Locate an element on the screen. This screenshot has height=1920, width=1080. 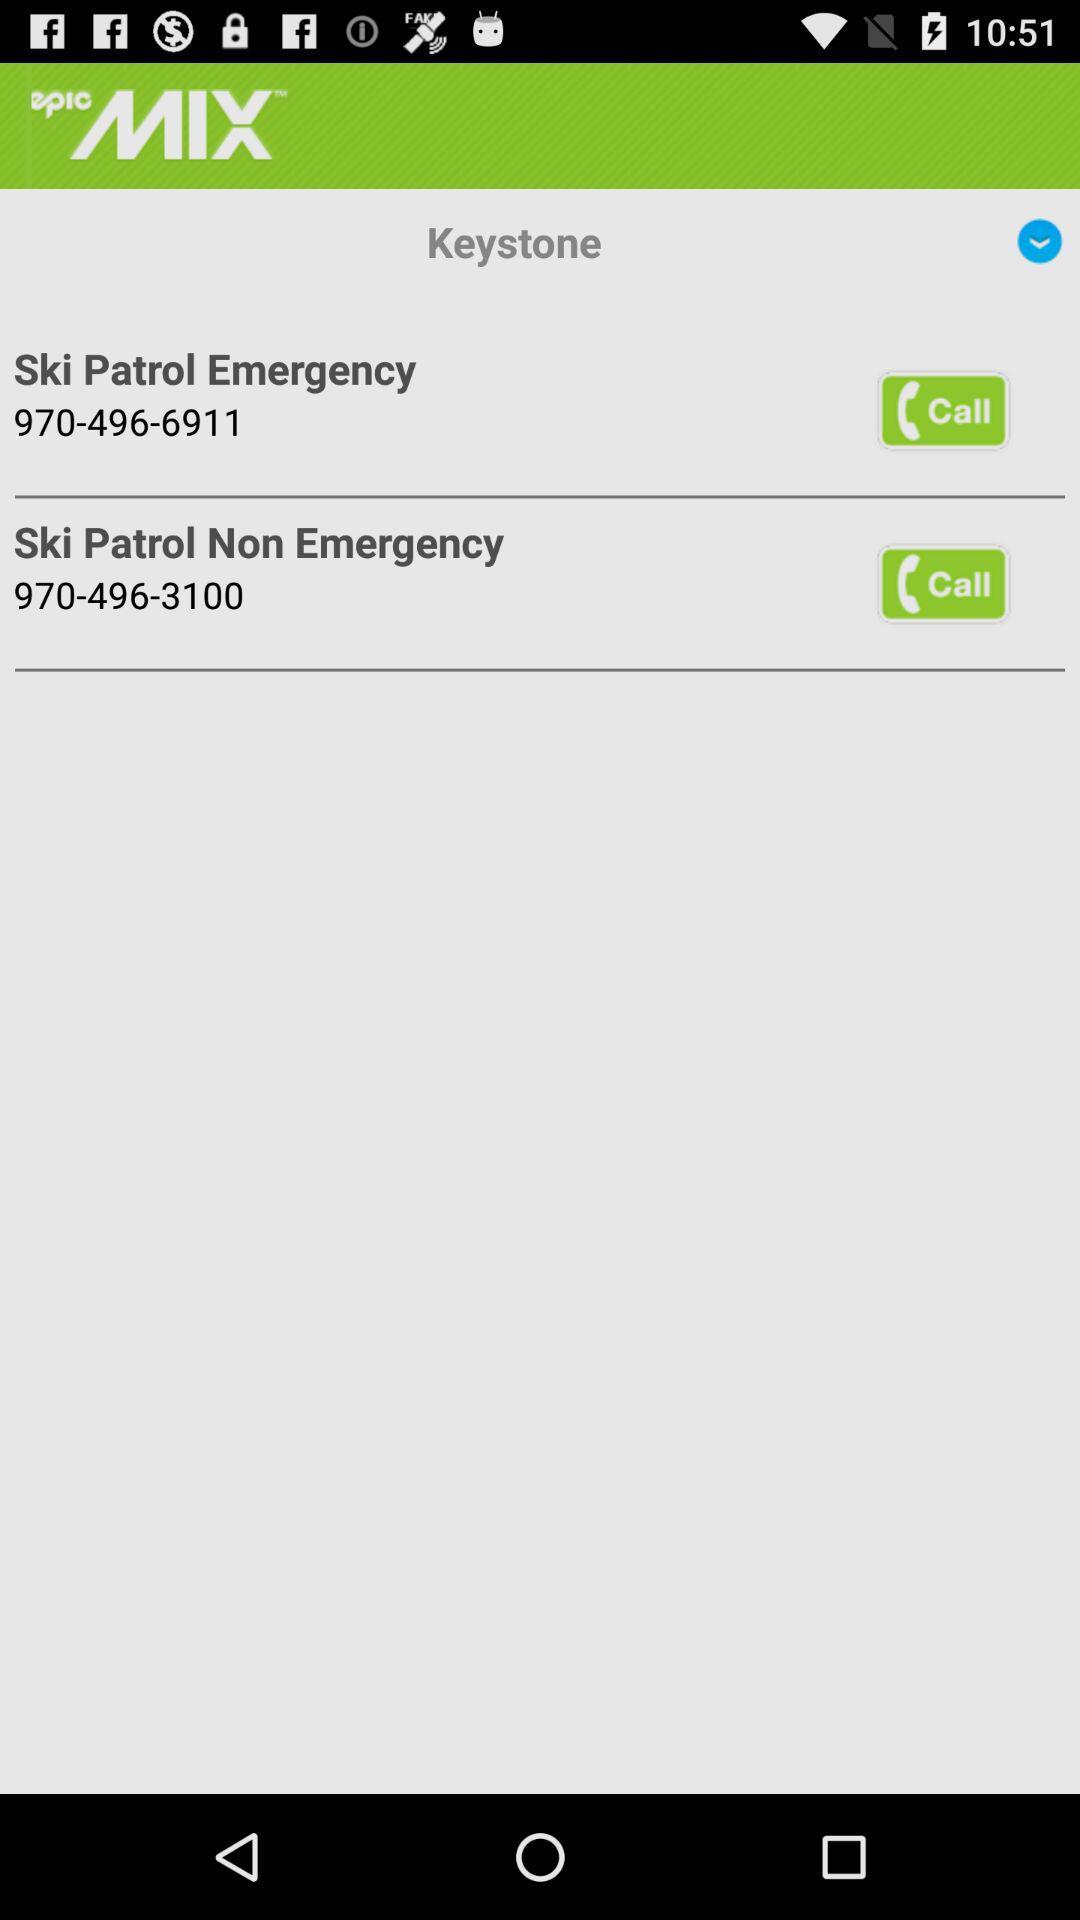
app to the right of keystone app is located at coordinates (1039, 240).